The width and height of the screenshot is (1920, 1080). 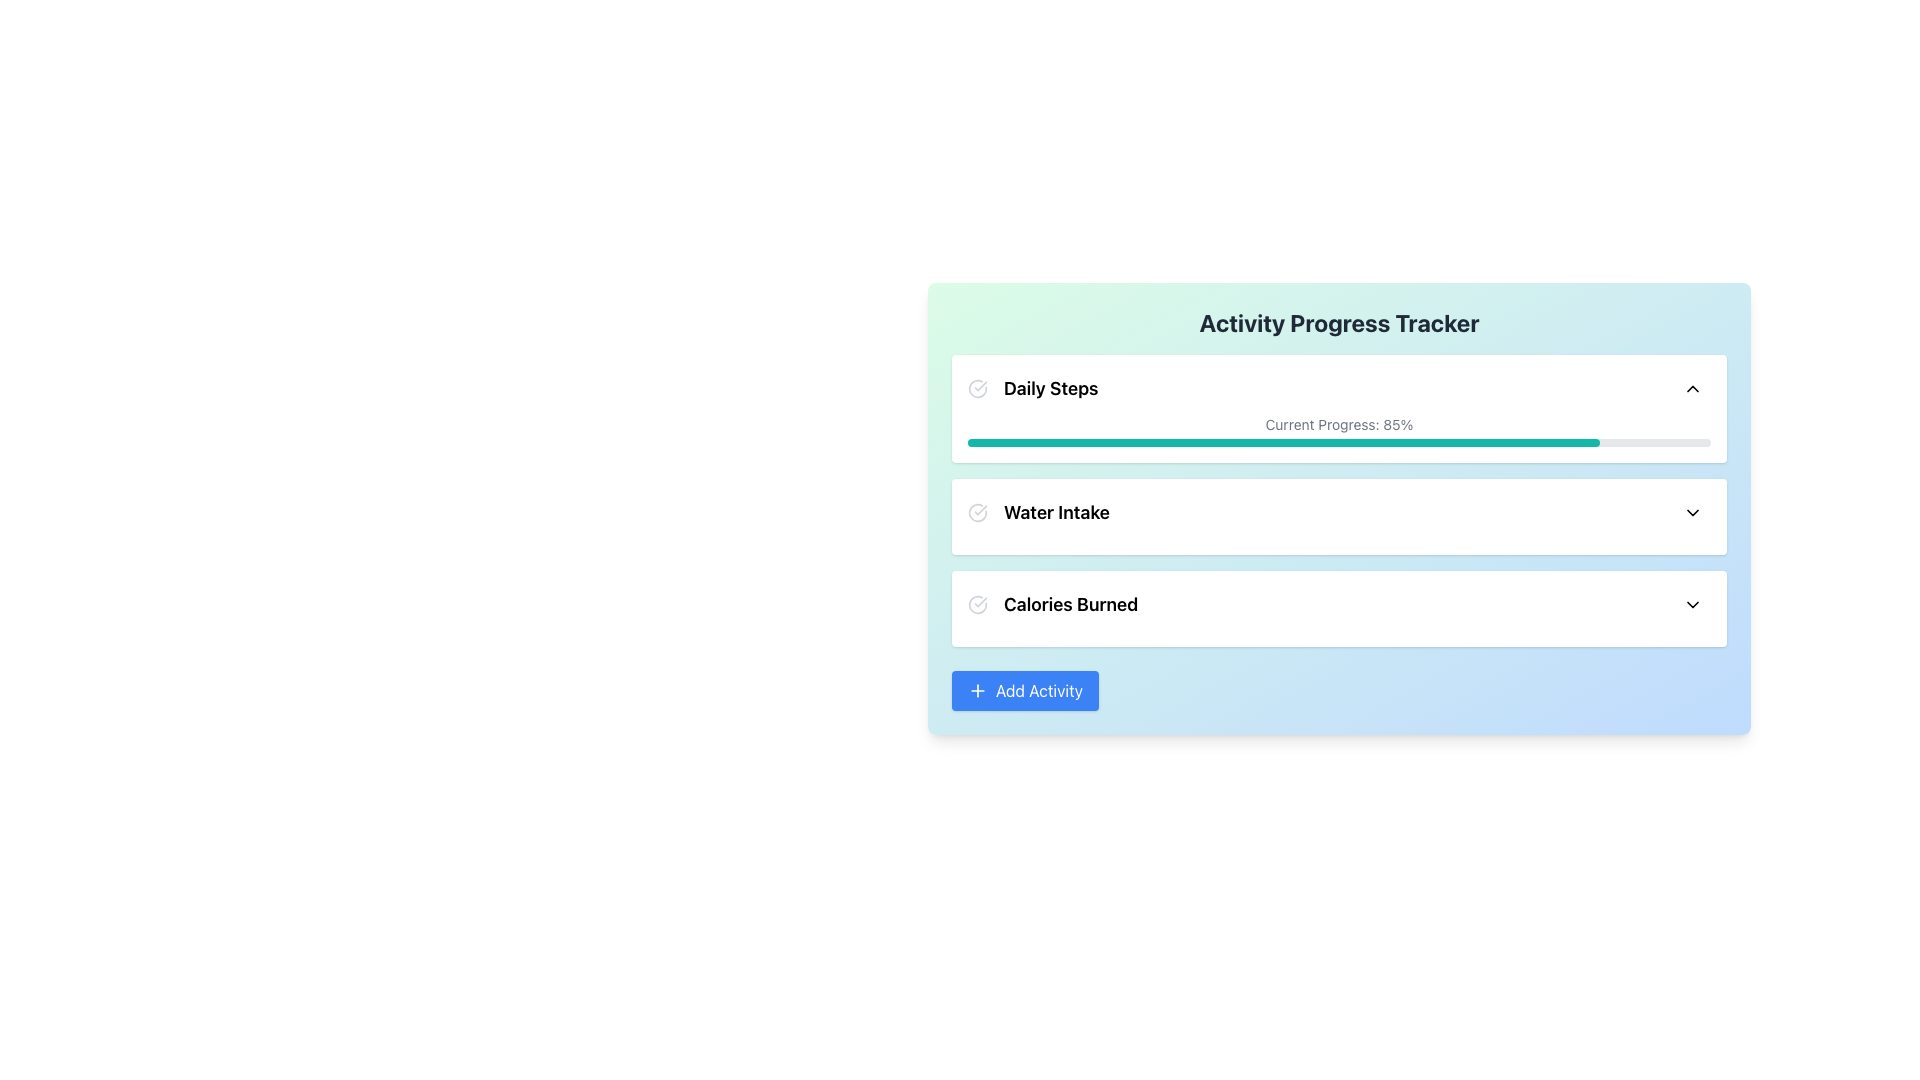 What do you see at coordinates (1070, 604) in the screenshot?
I see `the 'Calories Burned' text label which is styled in bold font, located in a vertical list of activity monitoring items underneath 'Daily Steps' and 'Water Intake'` at bounding box center [1070, 604].